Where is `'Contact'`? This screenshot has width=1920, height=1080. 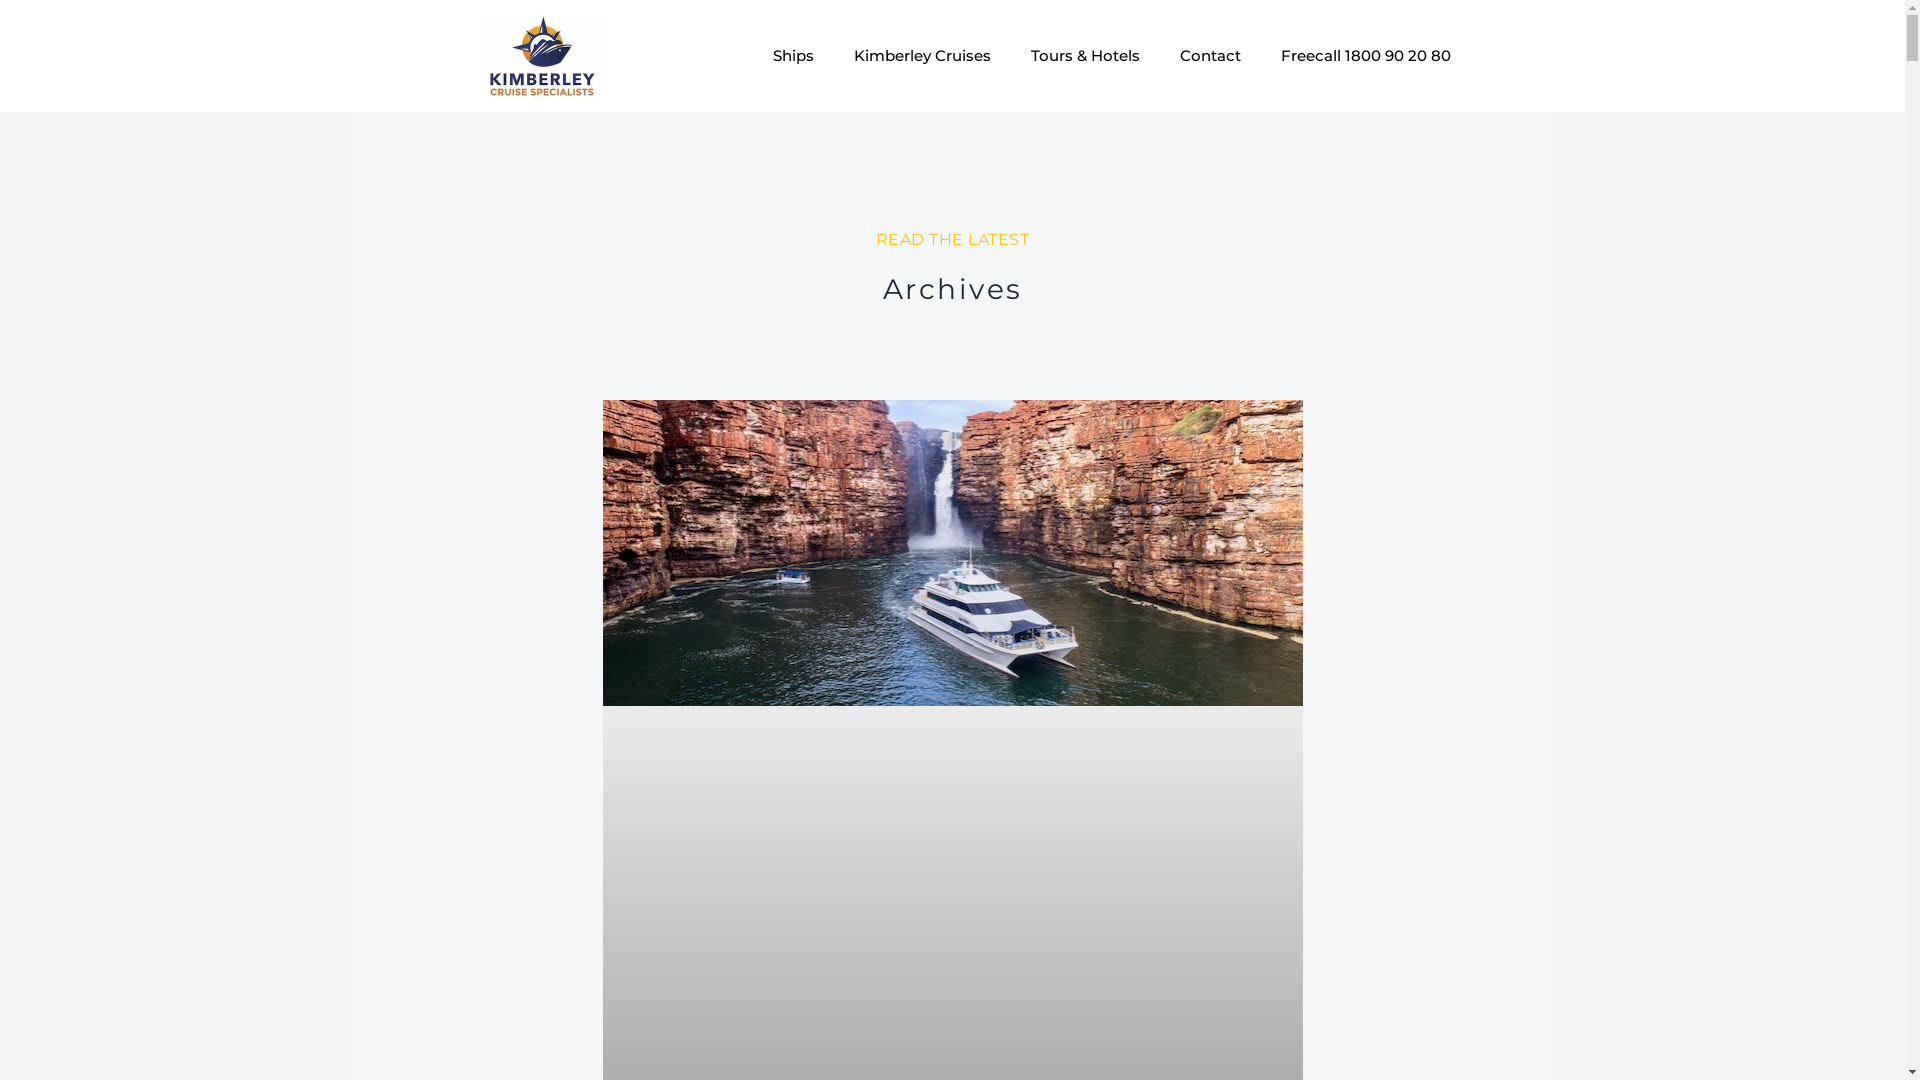 'Contact' is located at coordinates (1160, 55).